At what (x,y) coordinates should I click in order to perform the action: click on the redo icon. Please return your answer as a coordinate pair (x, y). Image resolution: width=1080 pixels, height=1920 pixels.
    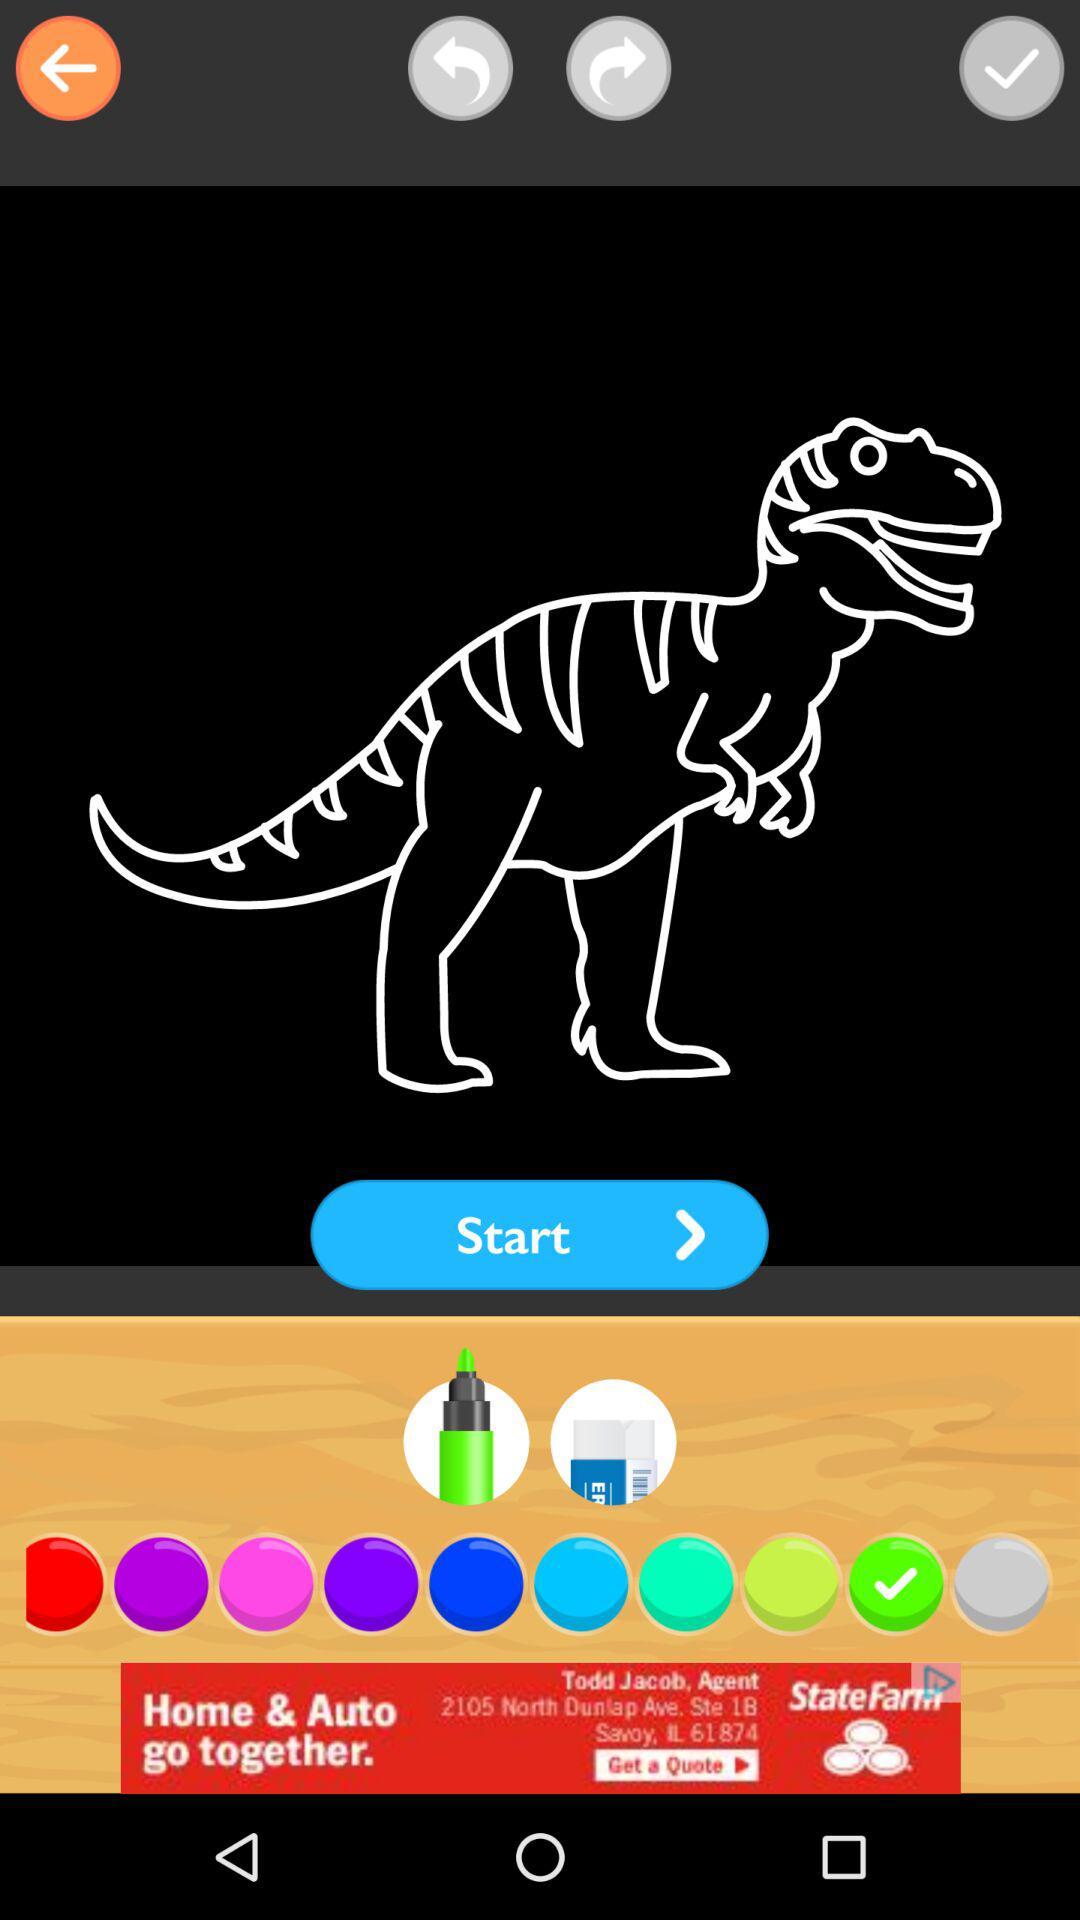
    Looking at the image, I should click on (617, 68).